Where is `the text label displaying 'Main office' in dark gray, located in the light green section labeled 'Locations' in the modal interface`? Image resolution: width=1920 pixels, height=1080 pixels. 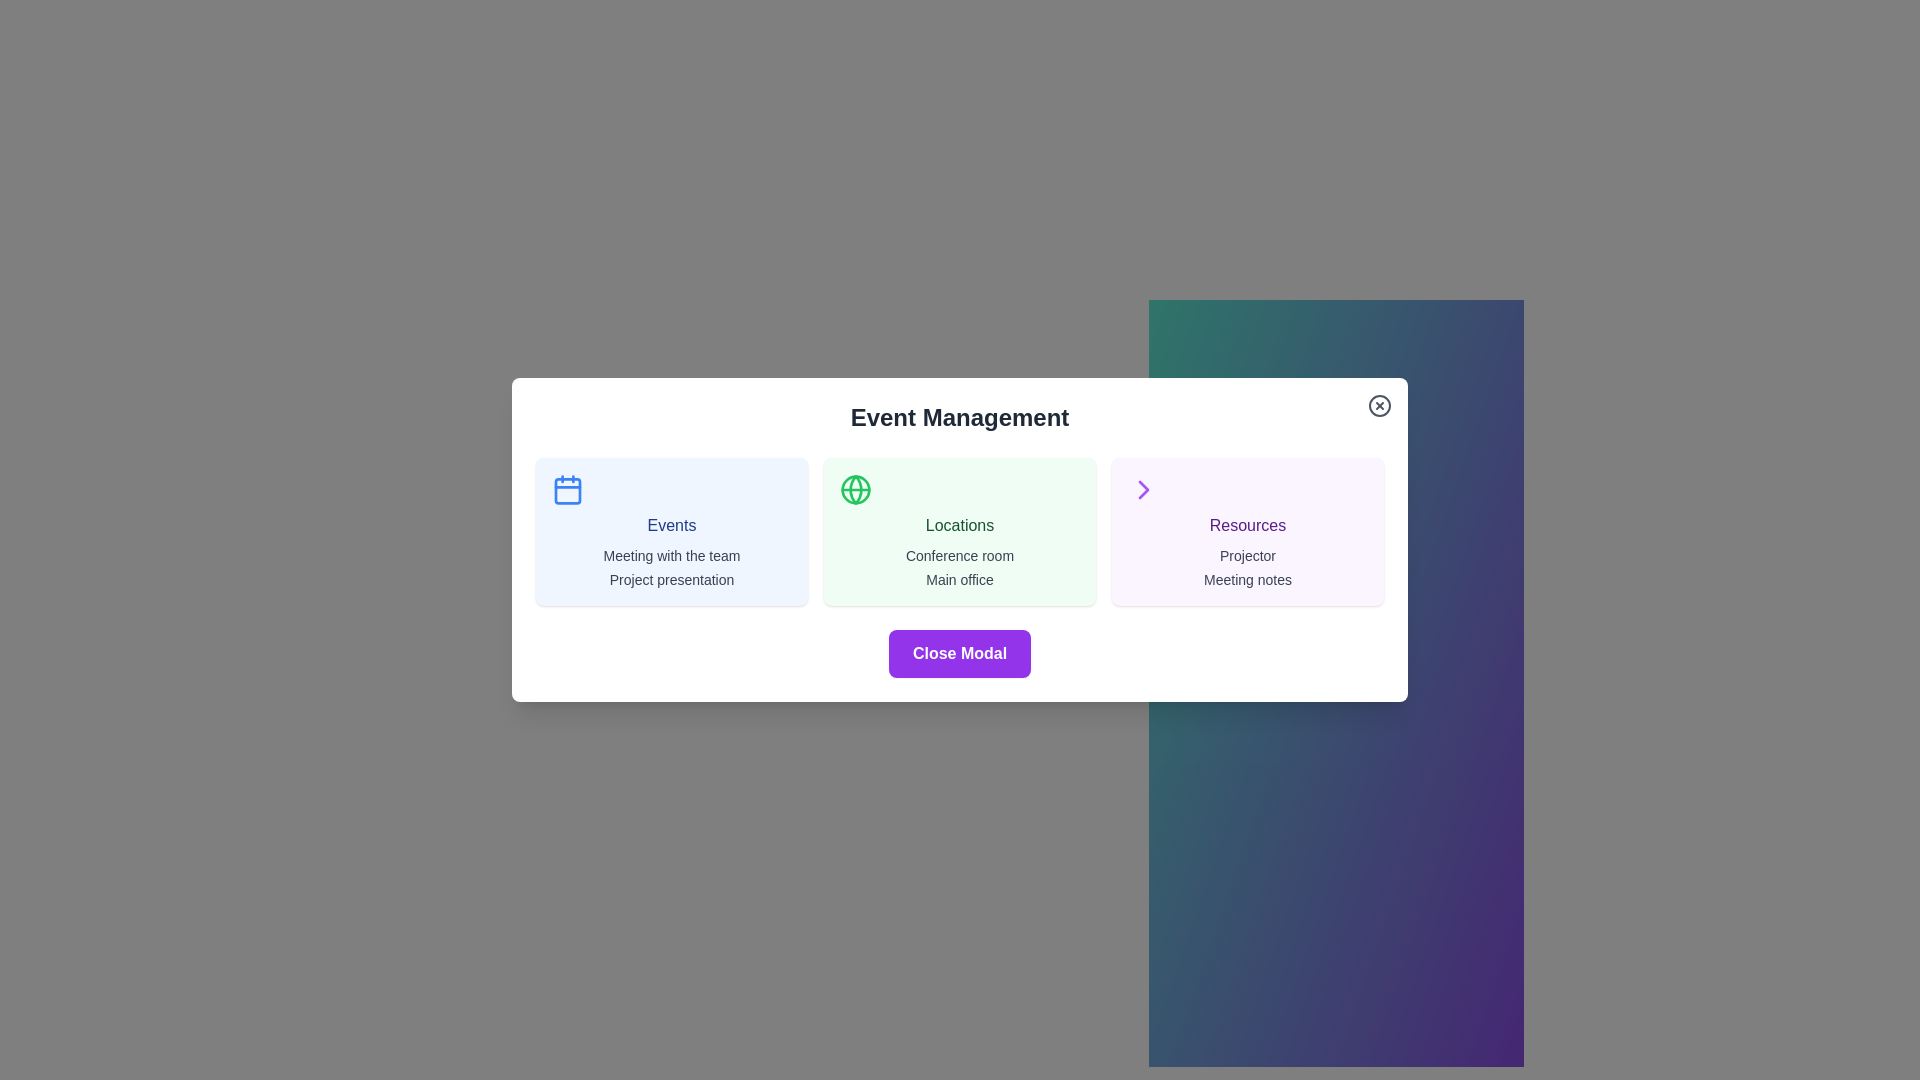 the text label displaying 'Main office' in dark gray, located in the light green section labeled 'Locations' in the modal interface is located at coordinates (960, 579).